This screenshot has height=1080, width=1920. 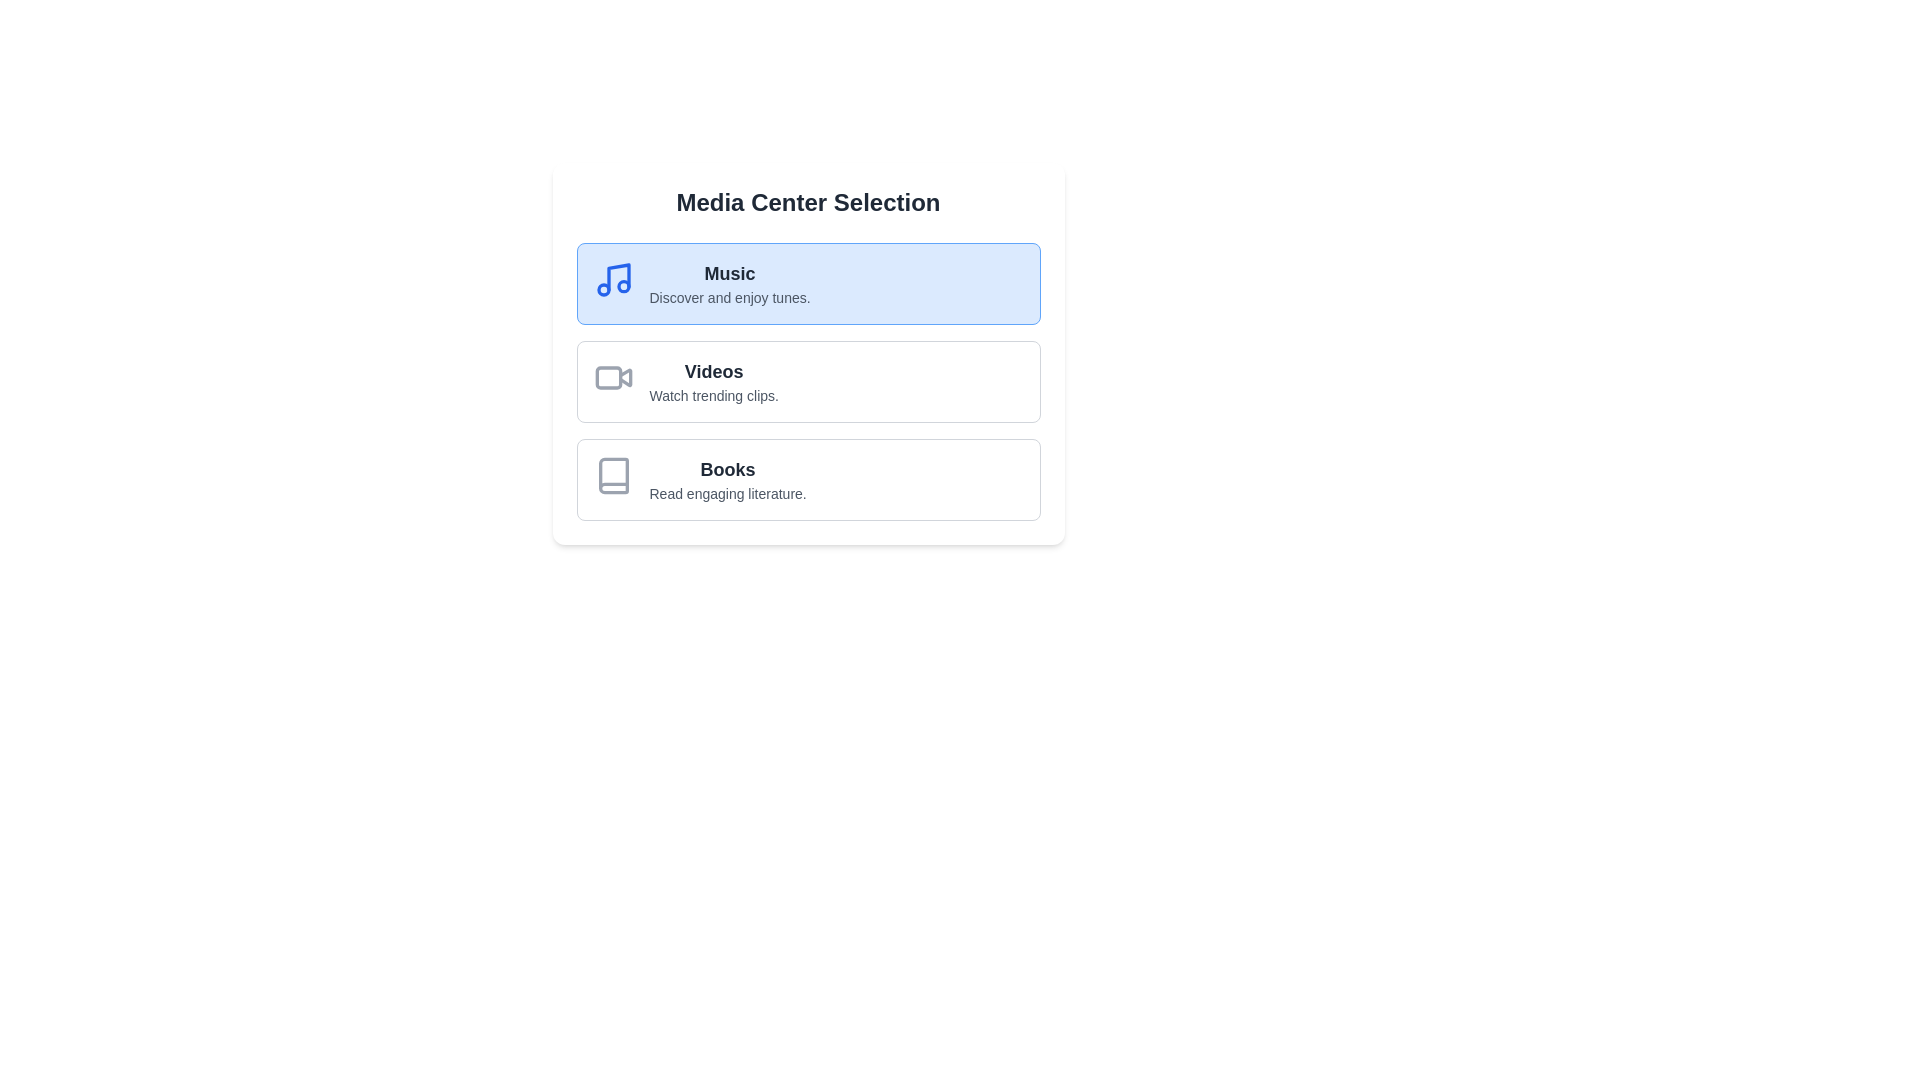 I want to click on the text element displaying 'Music', so click(x=728, y=273).